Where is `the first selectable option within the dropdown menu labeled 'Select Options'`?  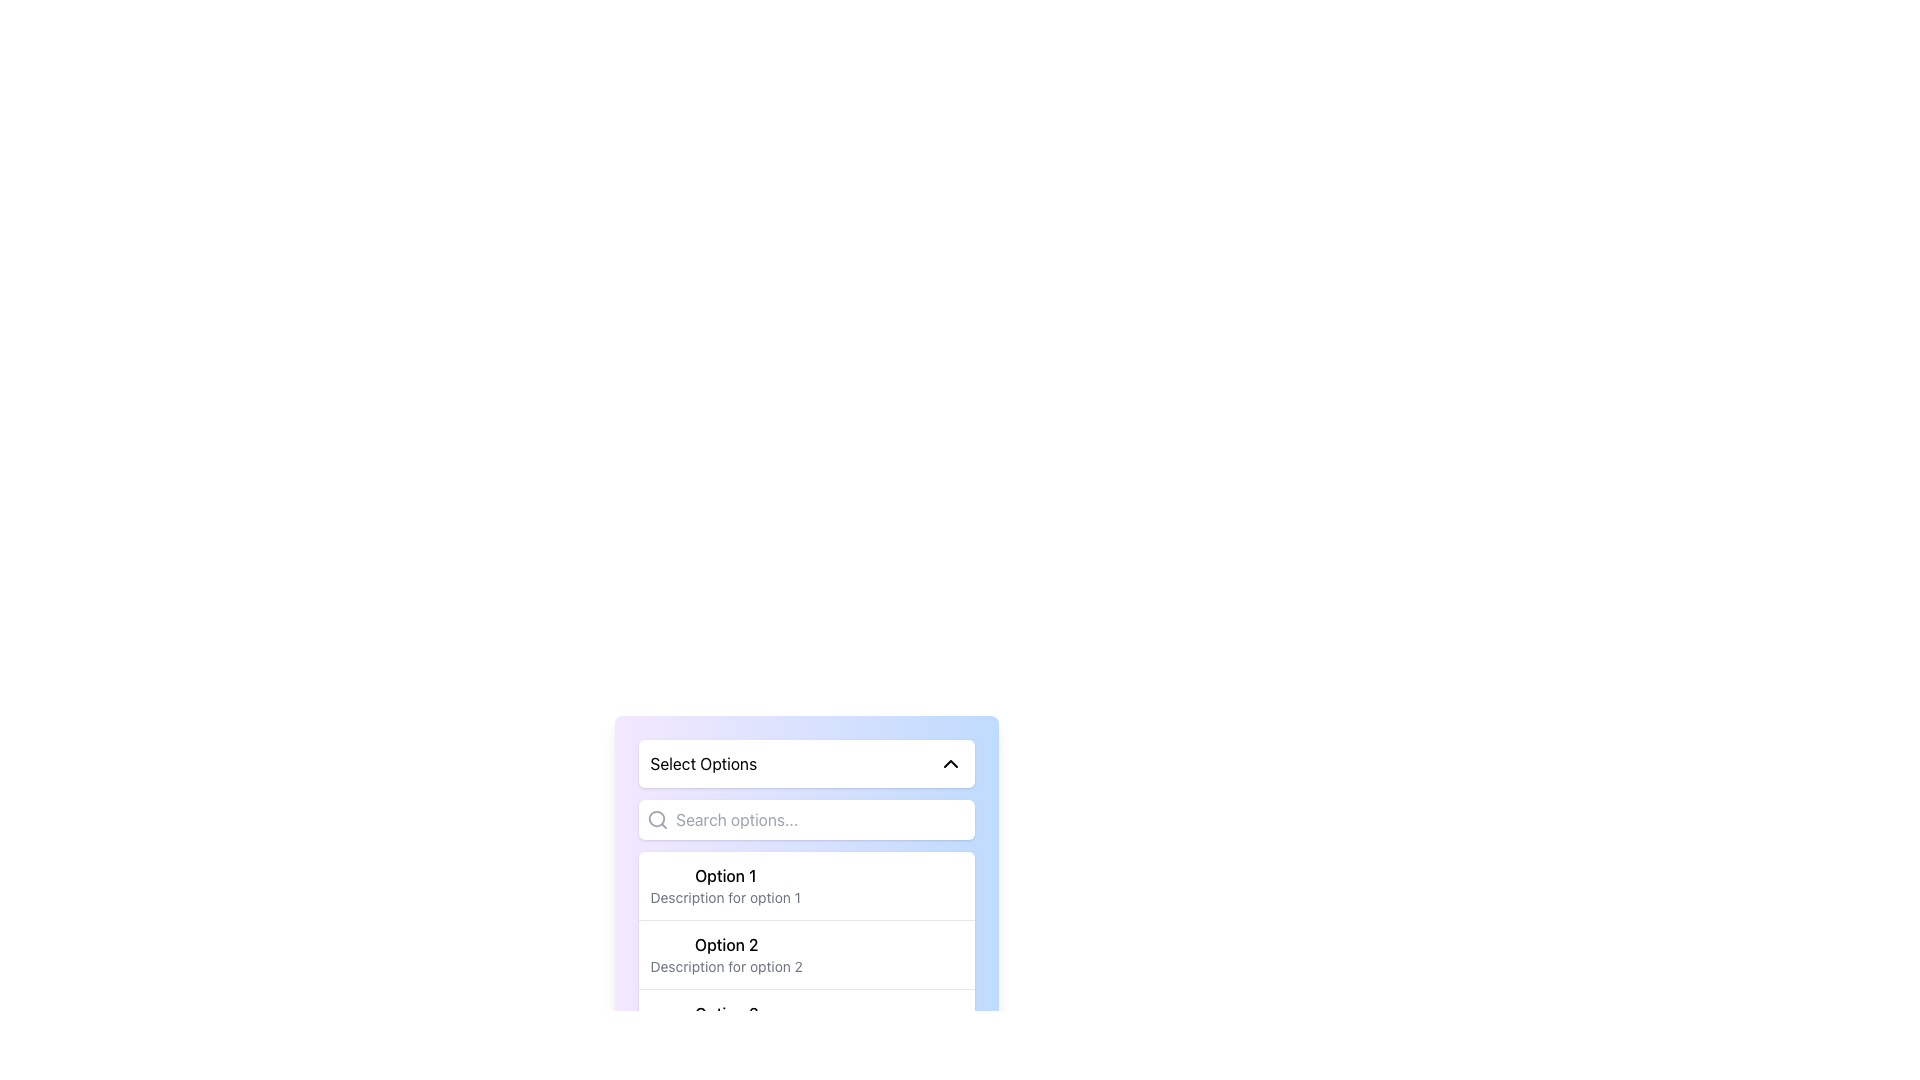
the first selectable option within the dropdown menu labeled 'Select Options' is located at coordinates (724, 885).